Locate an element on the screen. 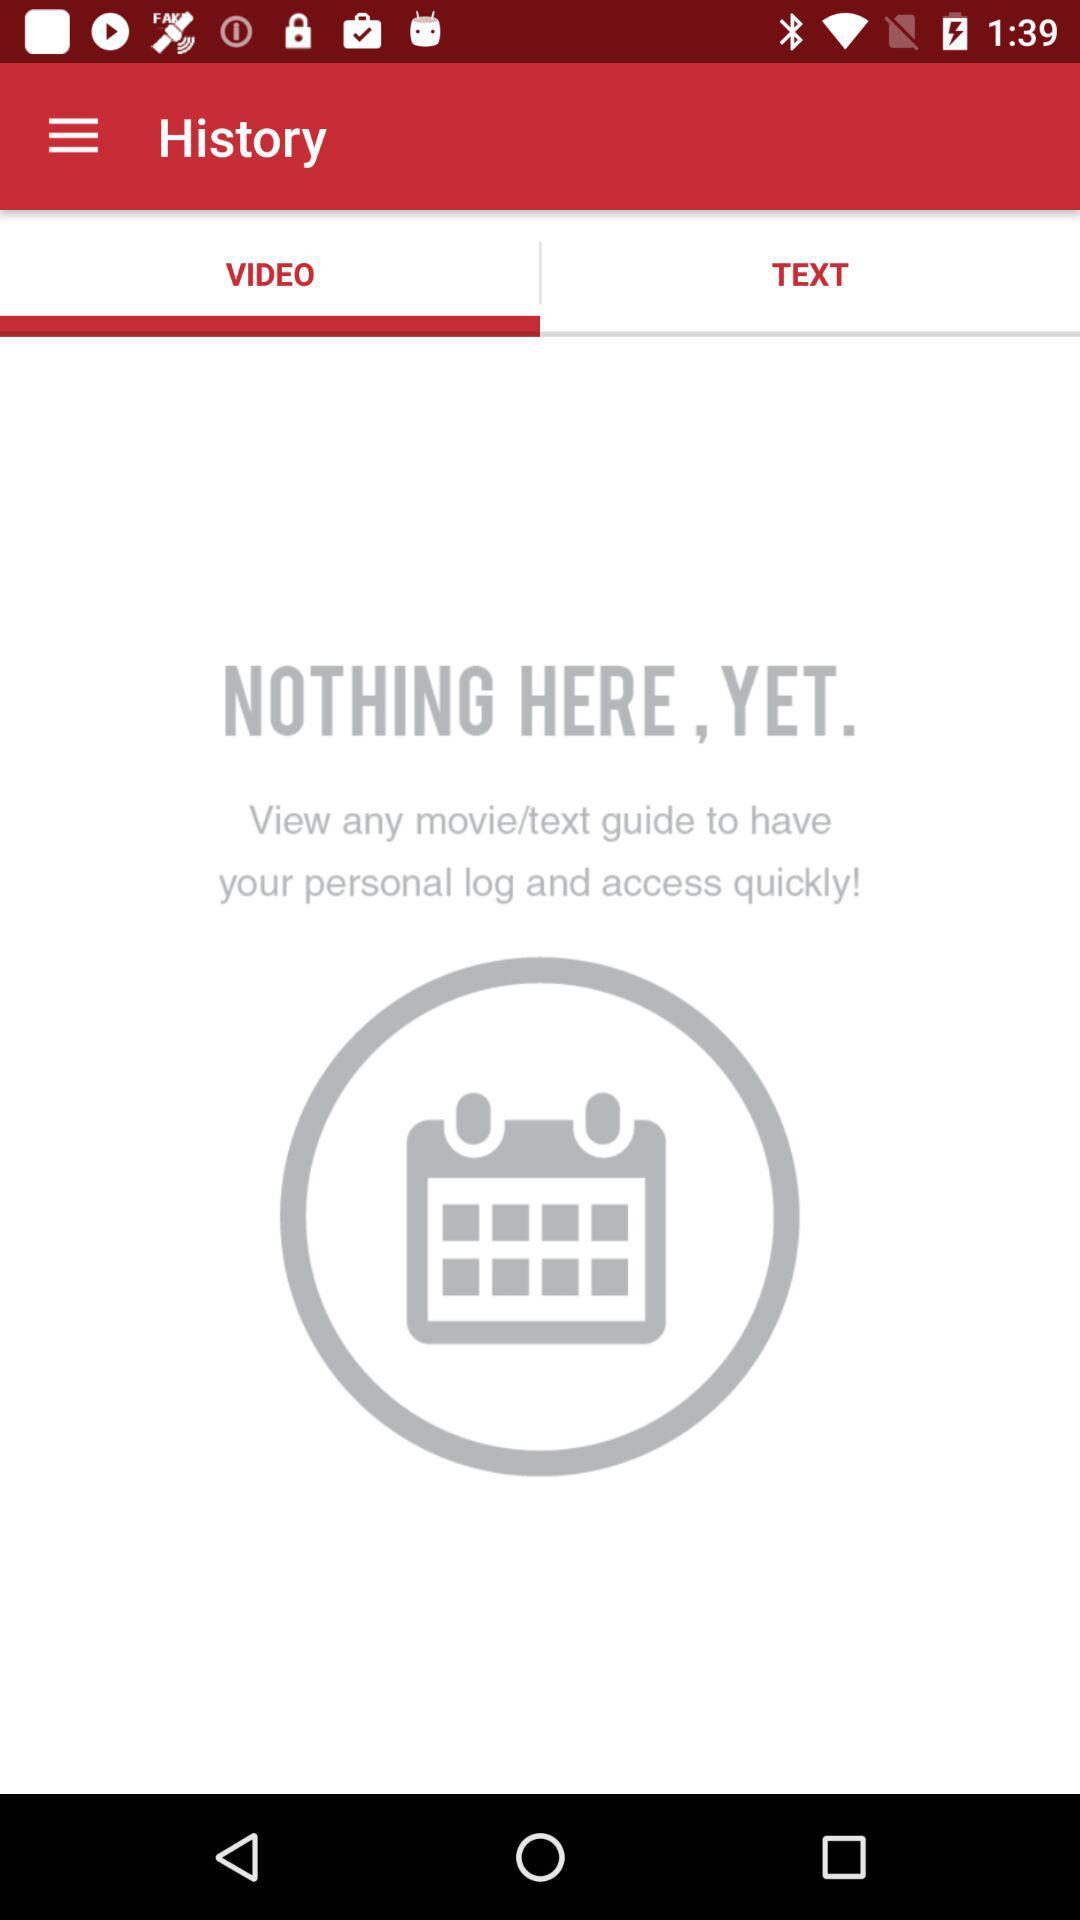  text is located at coordinates (810, 272).